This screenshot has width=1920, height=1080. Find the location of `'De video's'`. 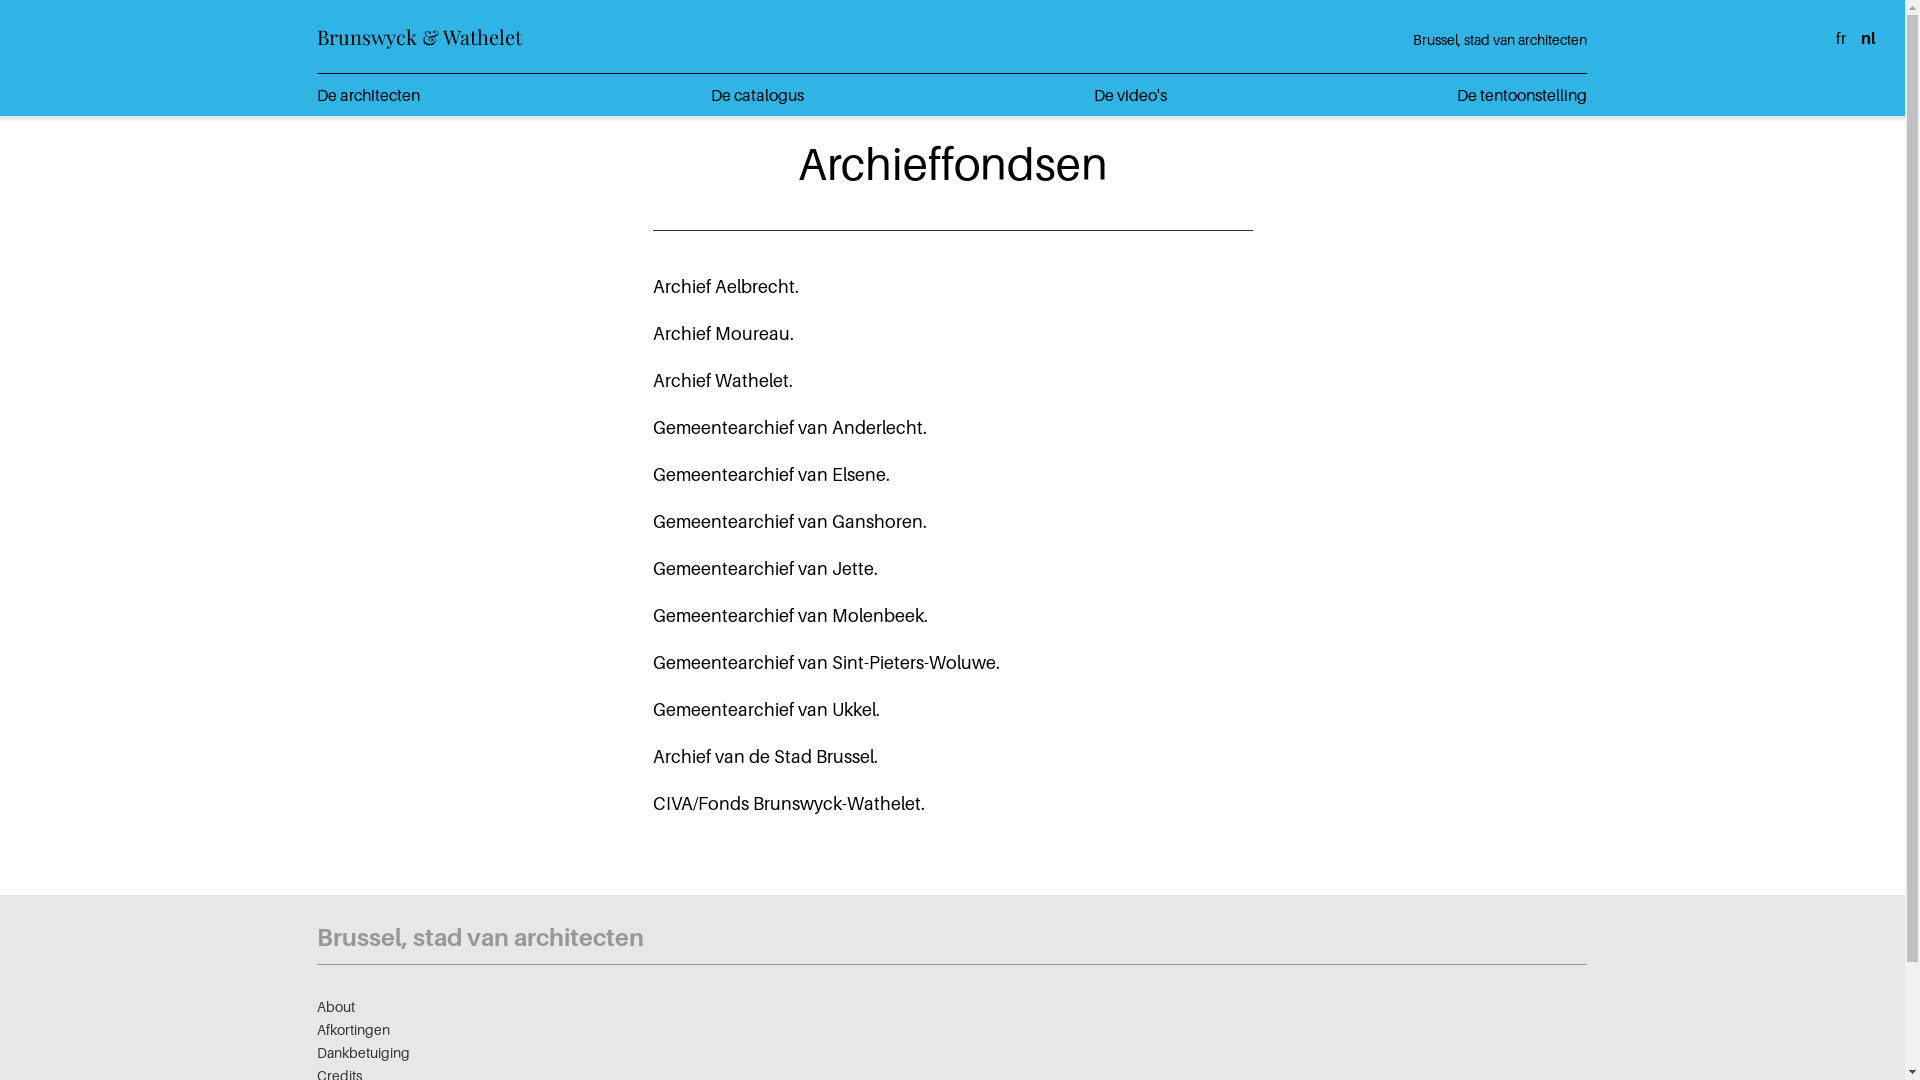

'De video's' is located at coordinates (1130, 95).